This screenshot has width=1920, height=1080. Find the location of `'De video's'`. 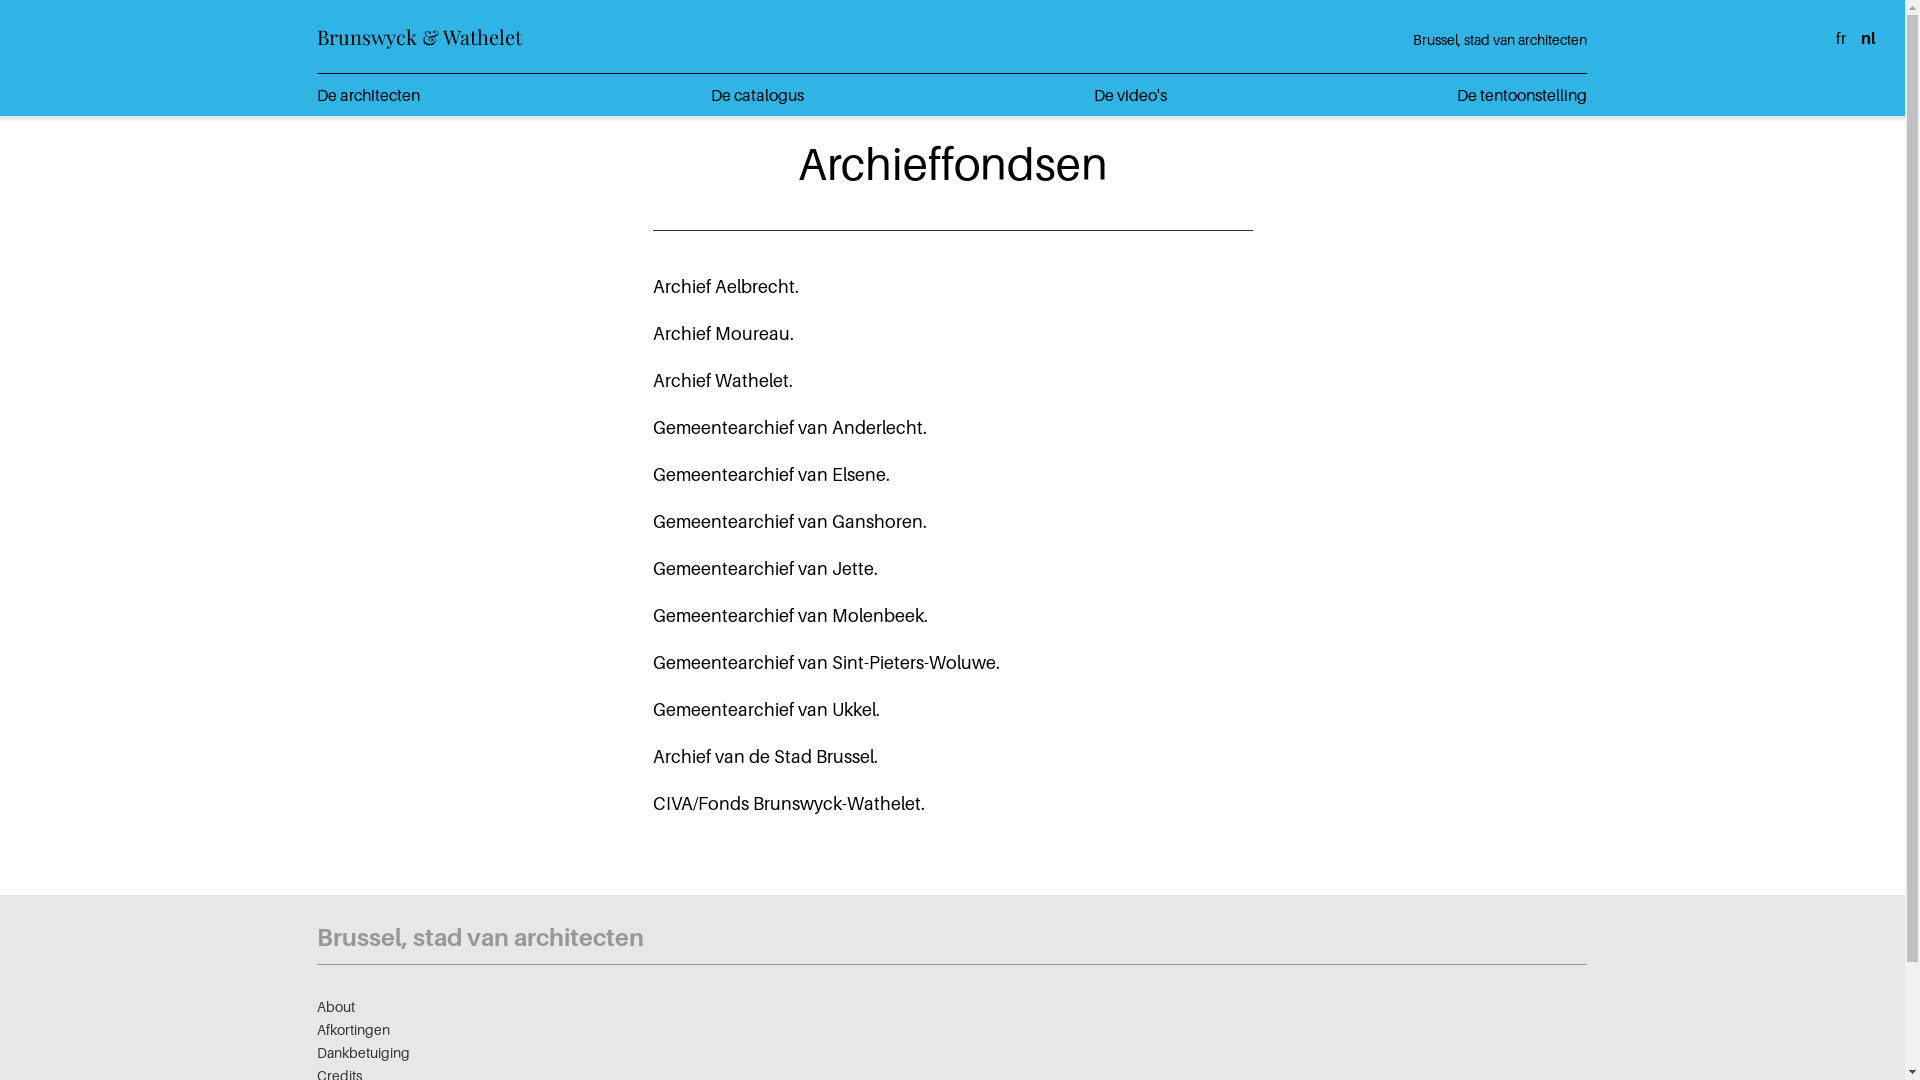

'De video's' is located at coordinates (1130, 95).